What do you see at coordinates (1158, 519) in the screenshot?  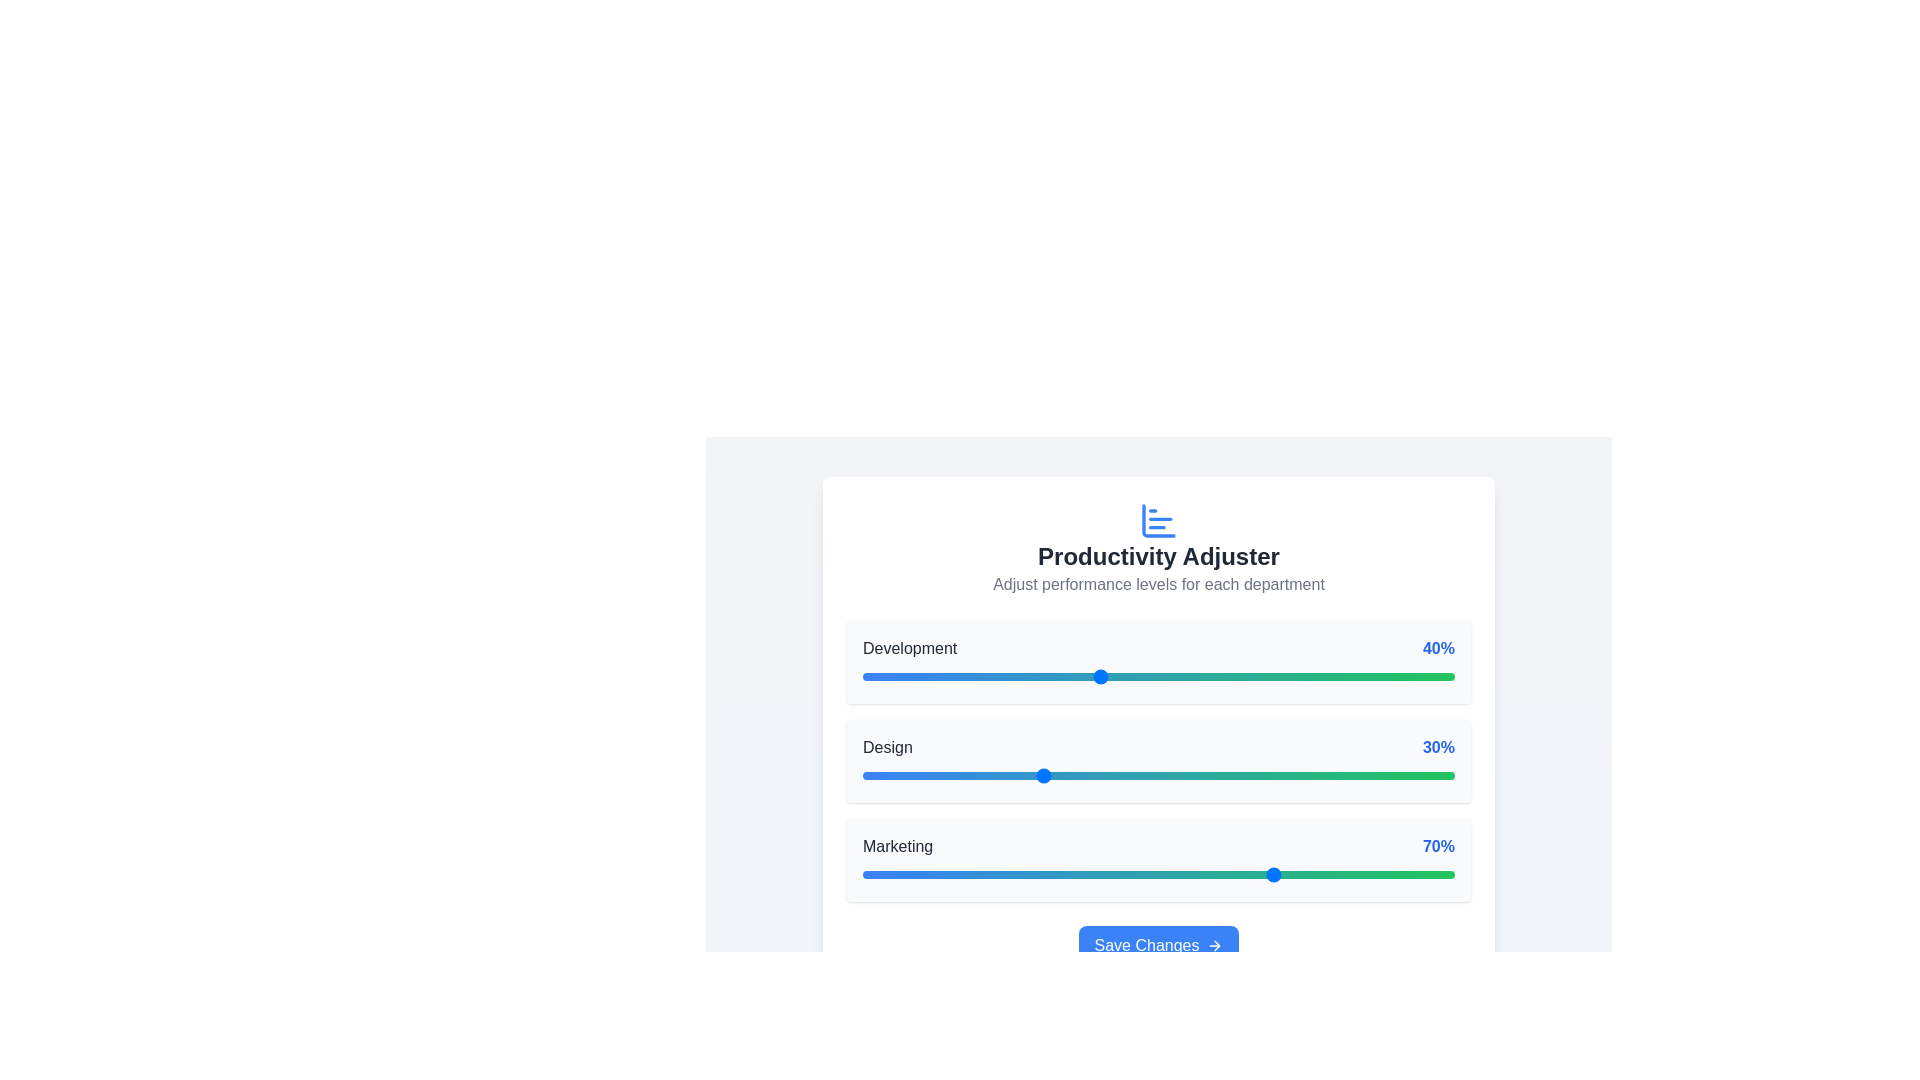 I see `the blue icon resembling a bar chart, which consists of three horizontal lines of varying lengths with rounded corners, positioned directly above the heading 'Productivity Adjuster'` at bounding box center [1158, 519].